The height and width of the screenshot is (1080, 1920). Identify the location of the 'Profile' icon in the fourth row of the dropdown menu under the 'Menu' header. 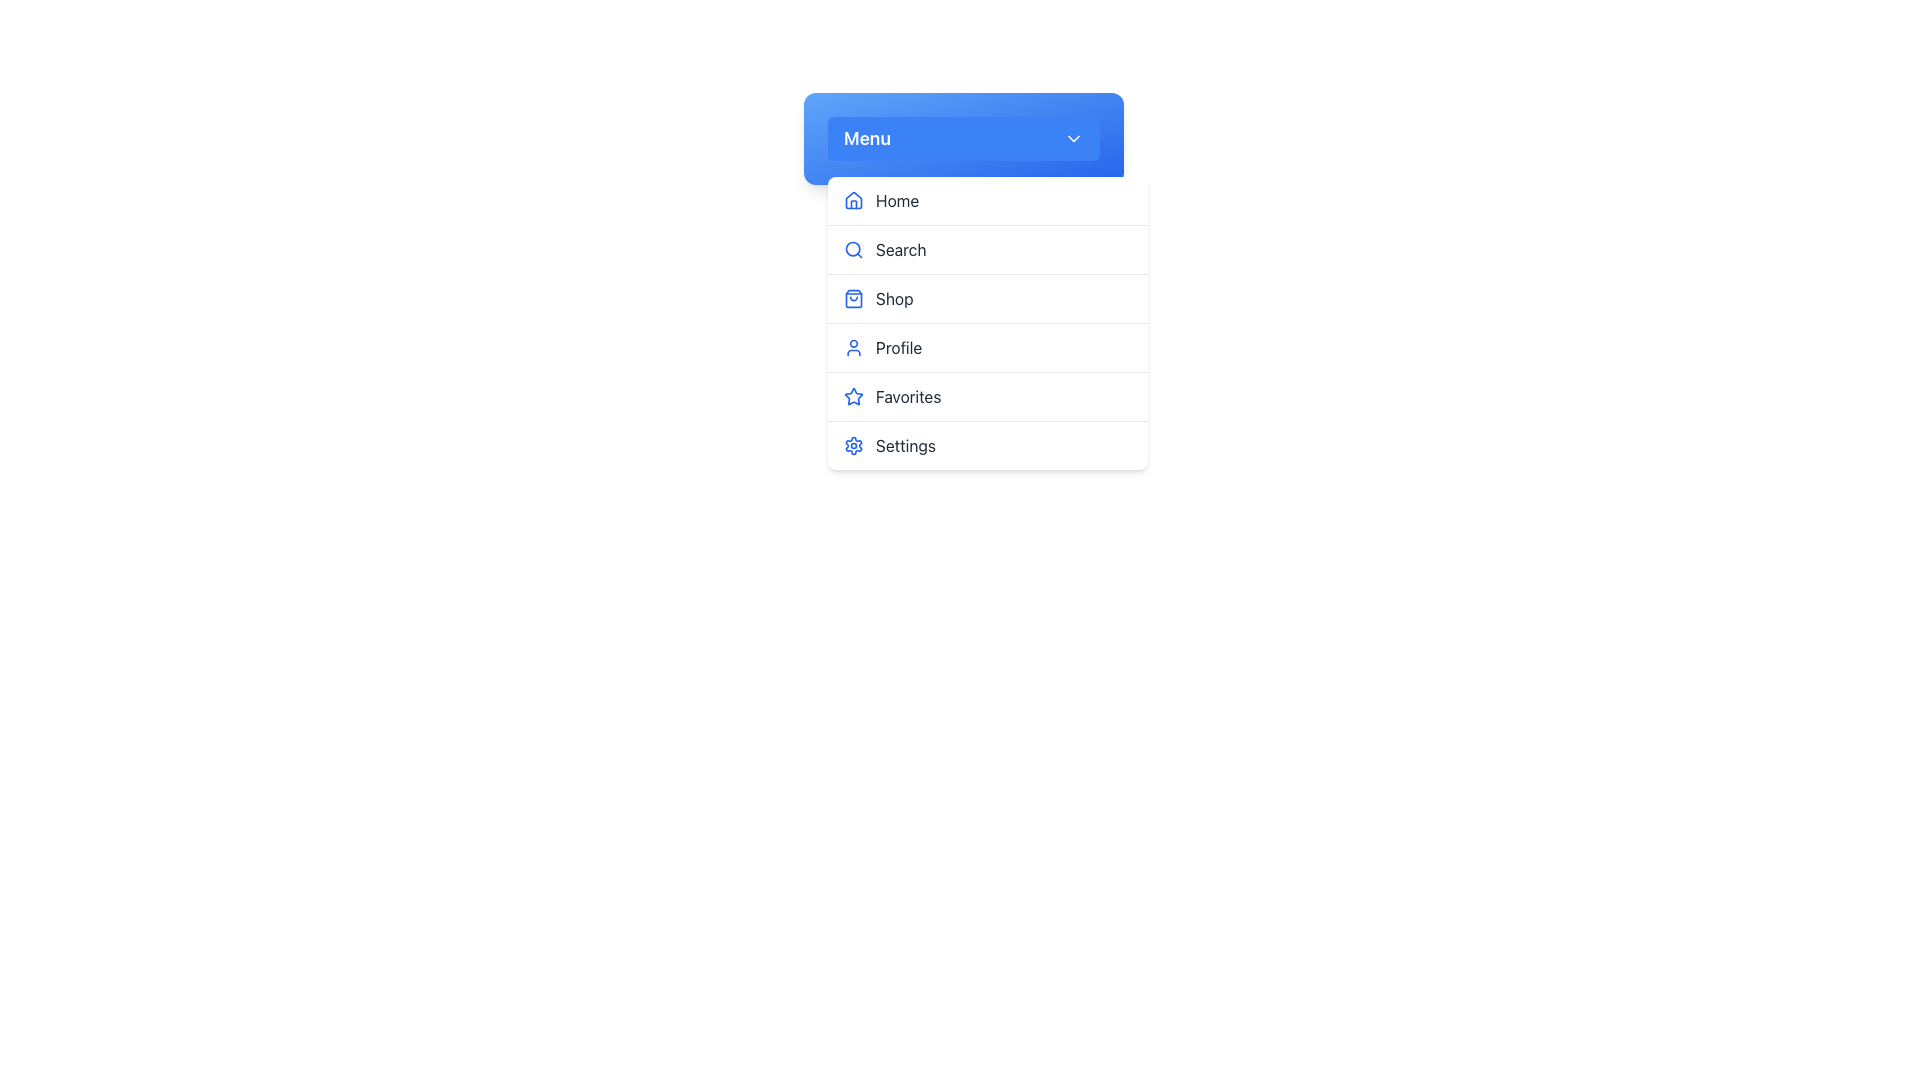
(854, 346).